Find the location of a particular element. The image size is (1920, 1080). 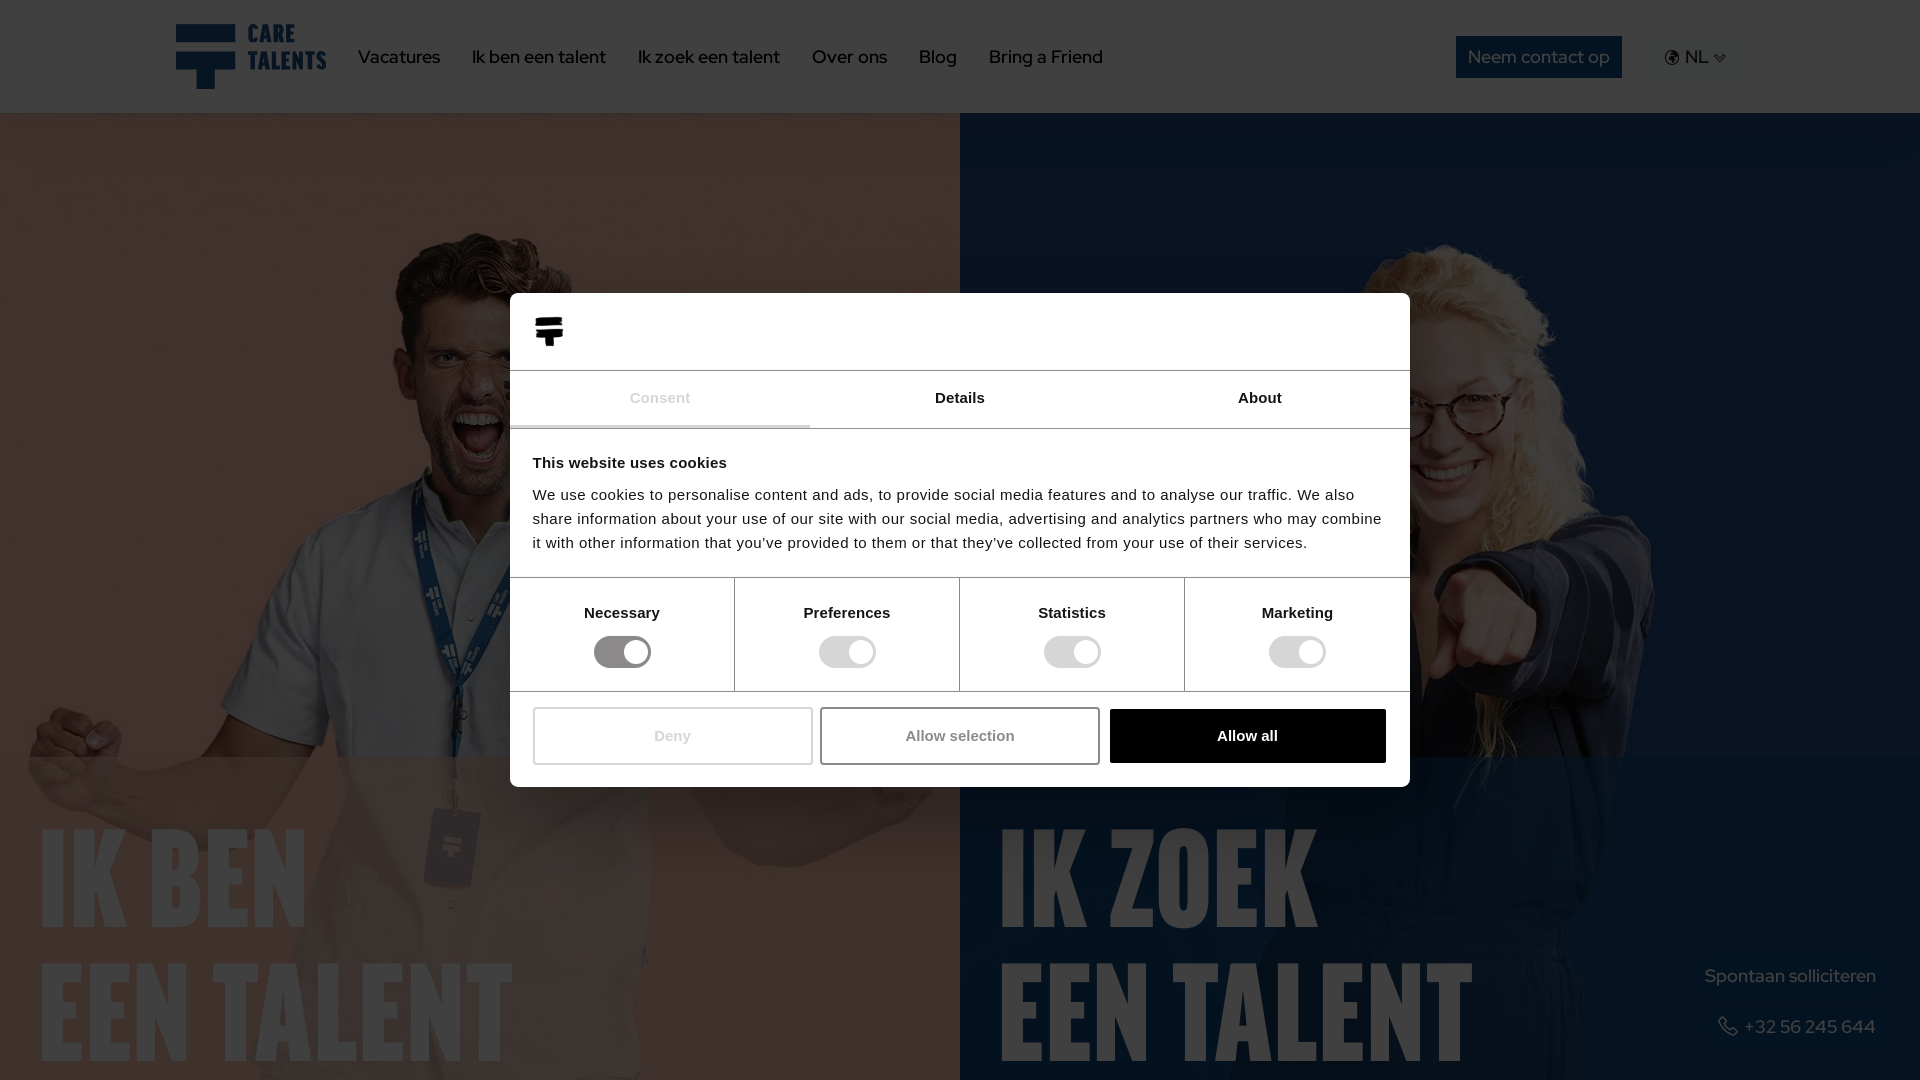

'Bring a Friend' is located at coordinates (1045, 56).